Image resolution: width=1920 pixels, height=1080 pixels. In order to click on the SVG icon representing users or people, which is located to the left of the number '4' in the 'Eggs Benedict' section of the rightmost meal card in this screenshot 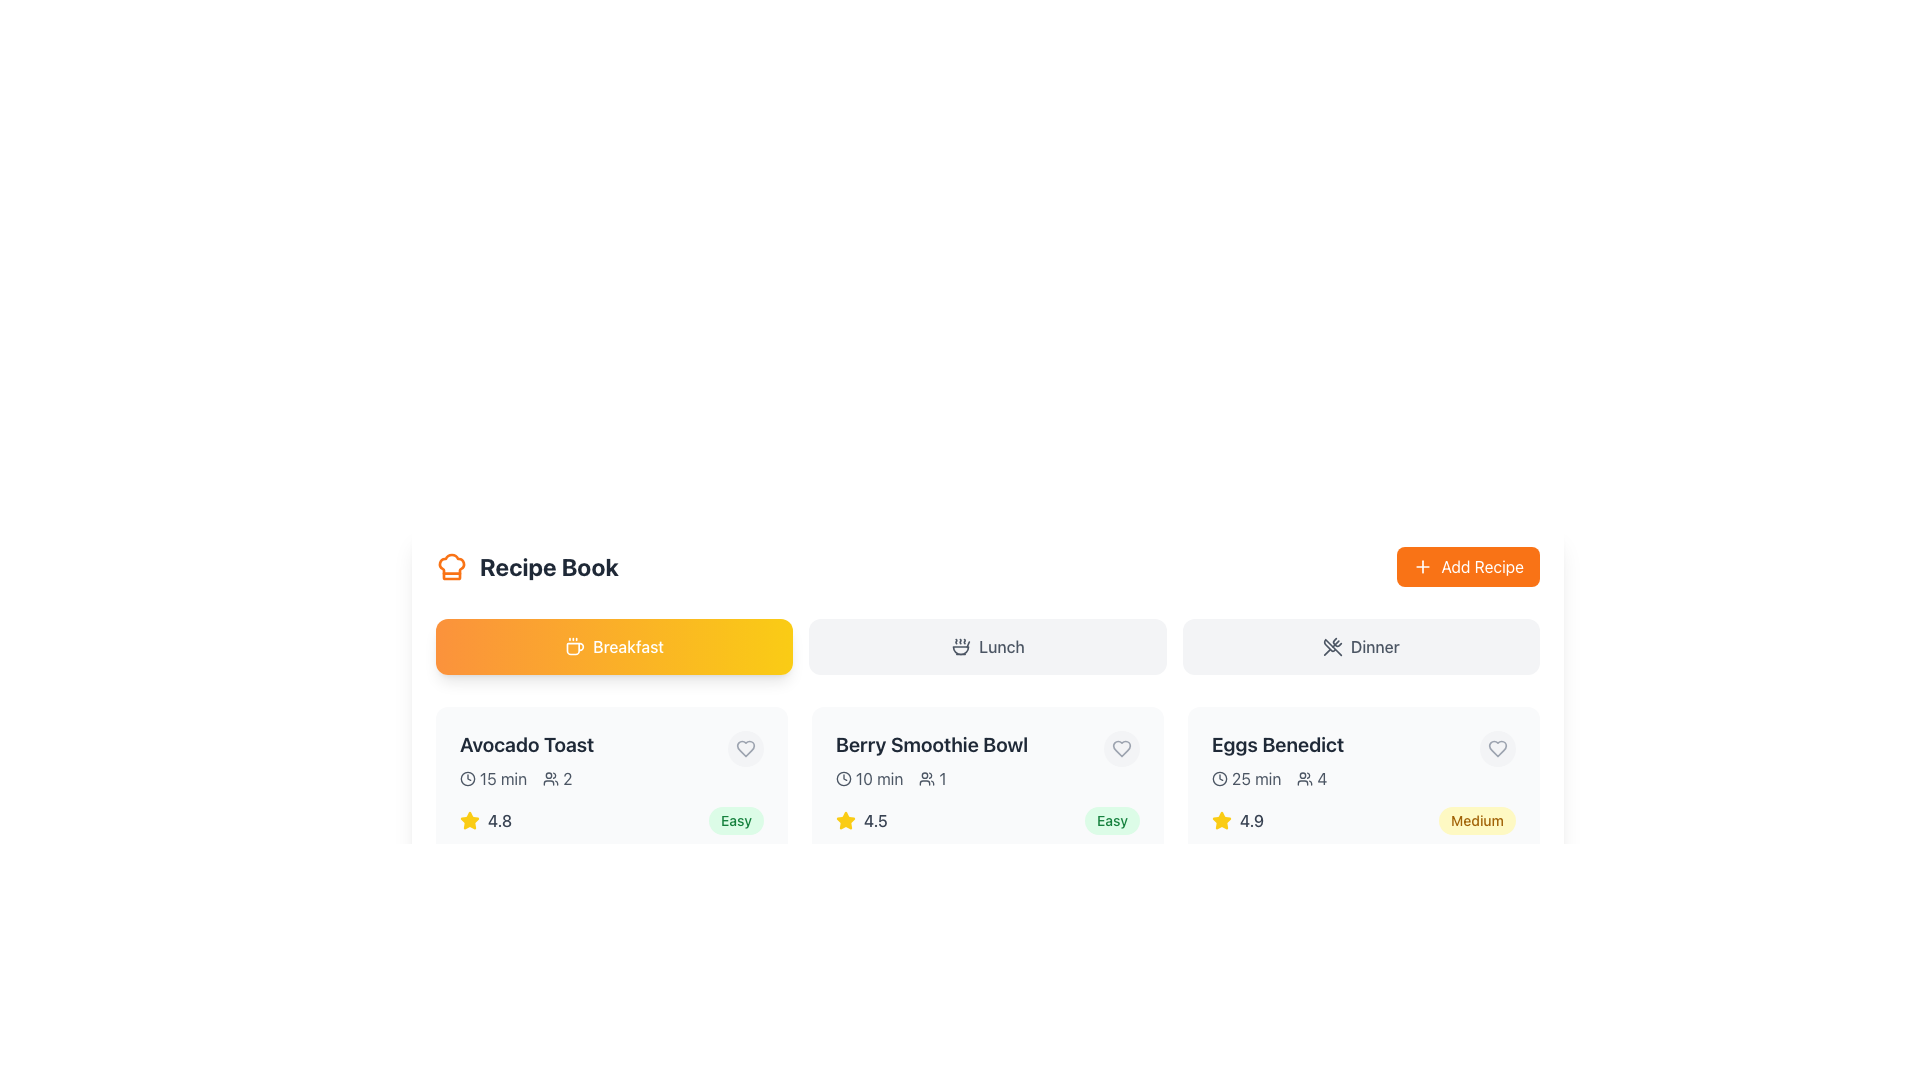, I will do `click(1305, 778)`.